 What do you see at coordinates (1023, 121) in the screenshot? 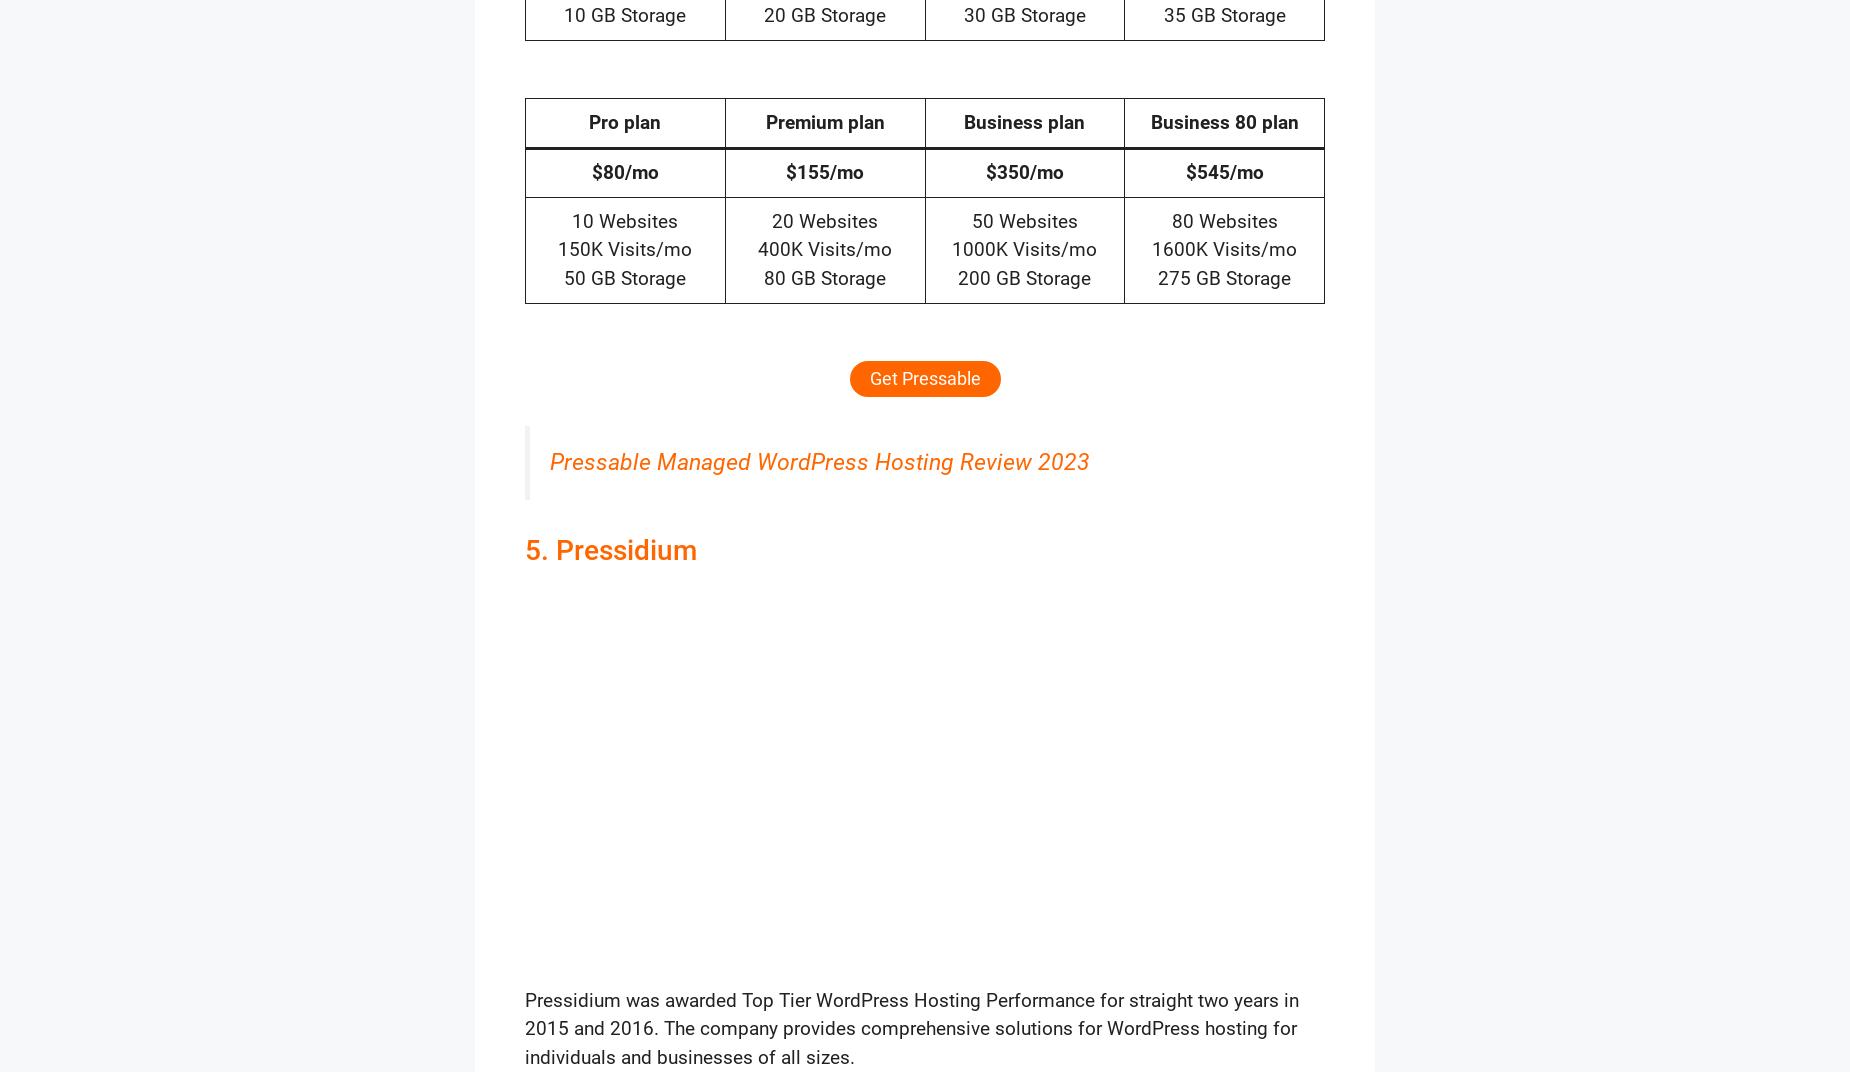
I see `'Business plan'` at bounding box center [1023, 121].